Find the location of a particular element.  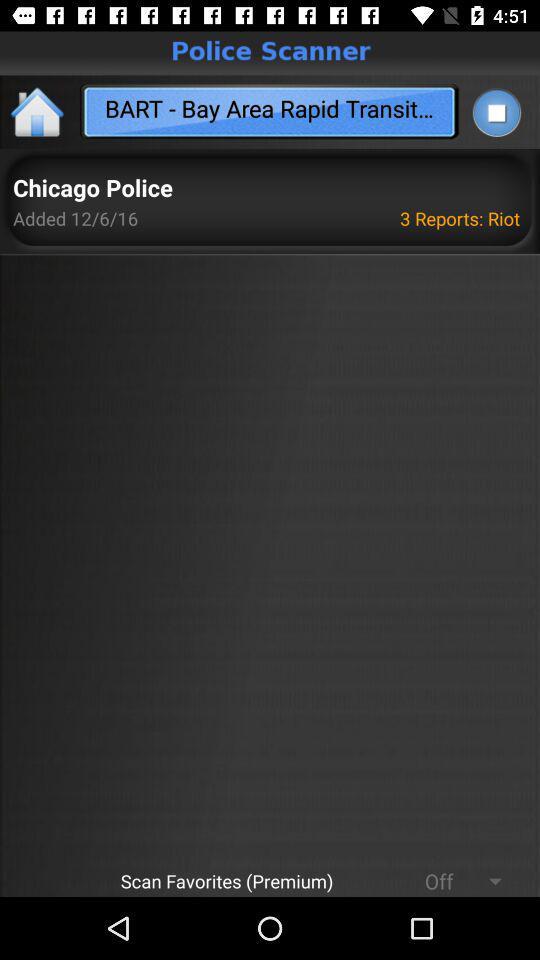

the added 12 6 is located at coordinates (74, 218).